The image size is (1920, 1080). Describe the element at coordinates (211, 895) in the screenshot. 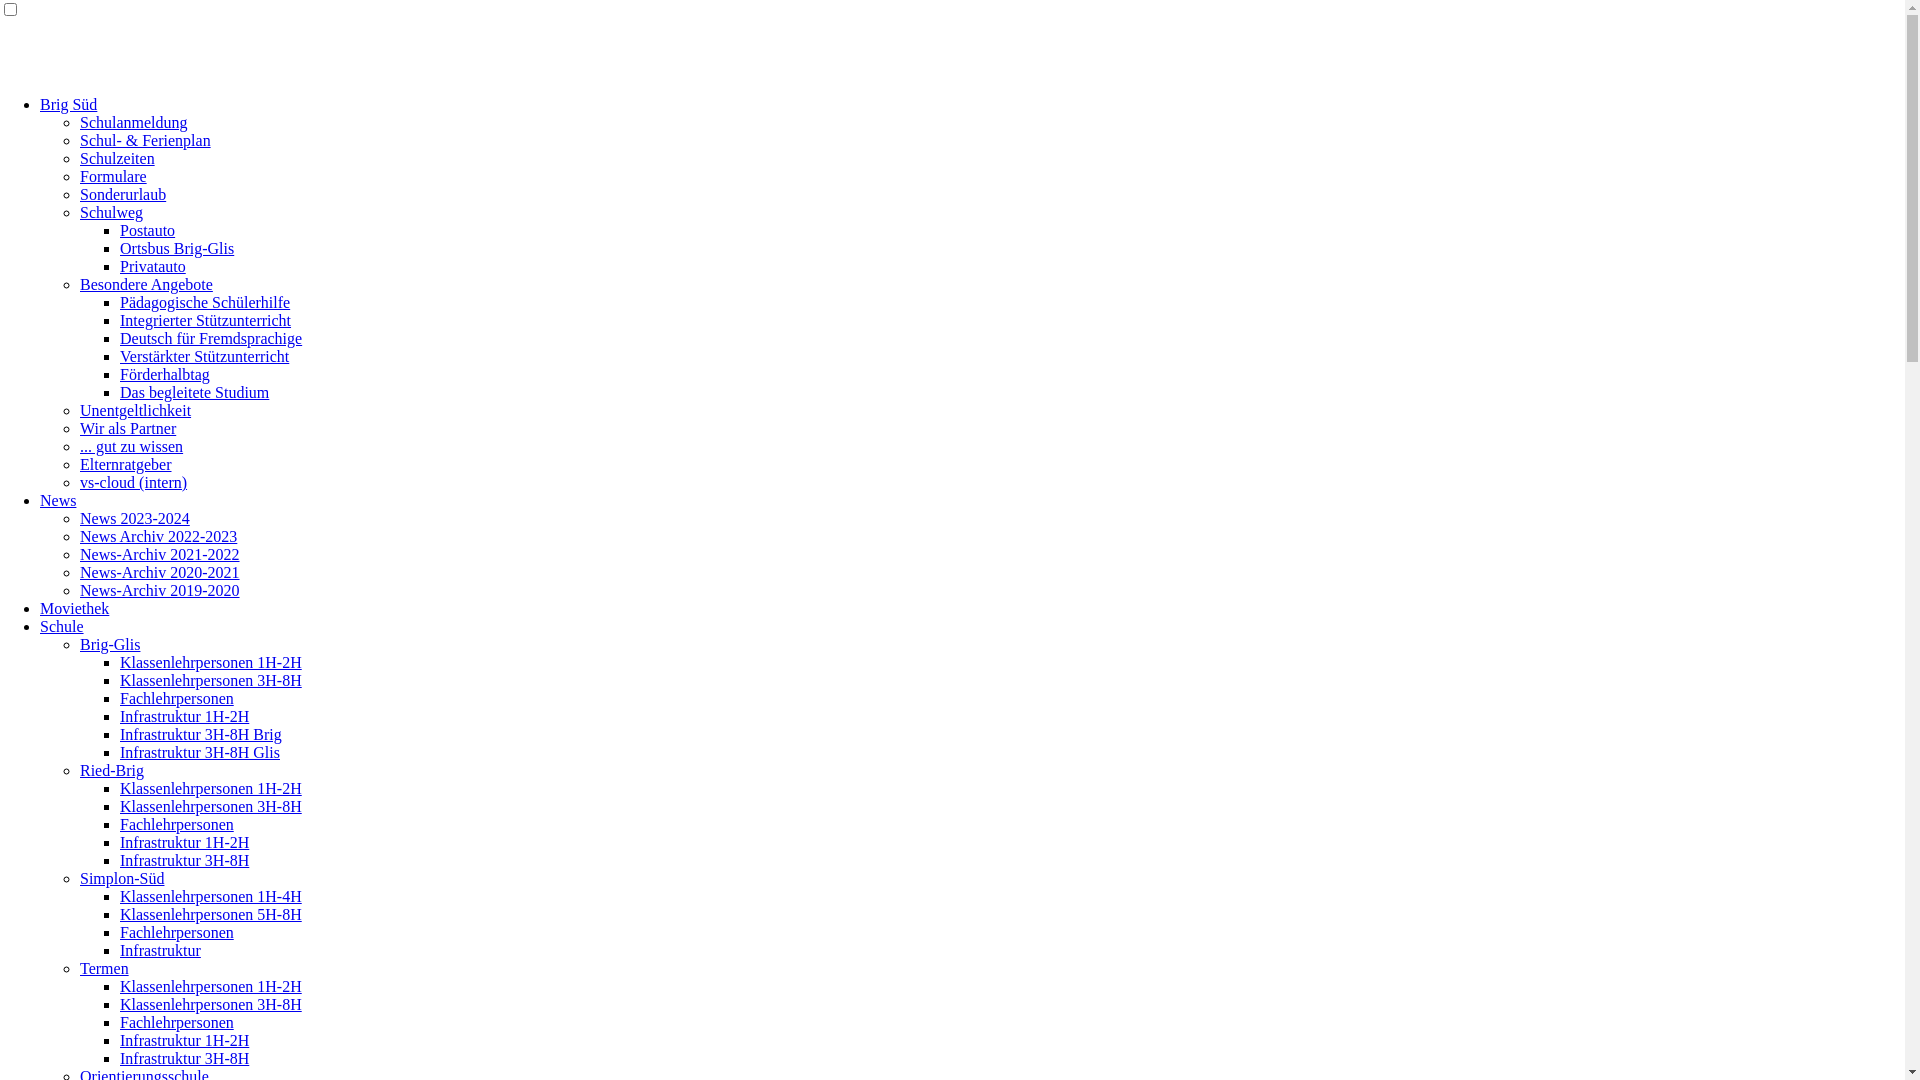

I see `'Klassenlehrpersonen 1H-4H'` at that location.